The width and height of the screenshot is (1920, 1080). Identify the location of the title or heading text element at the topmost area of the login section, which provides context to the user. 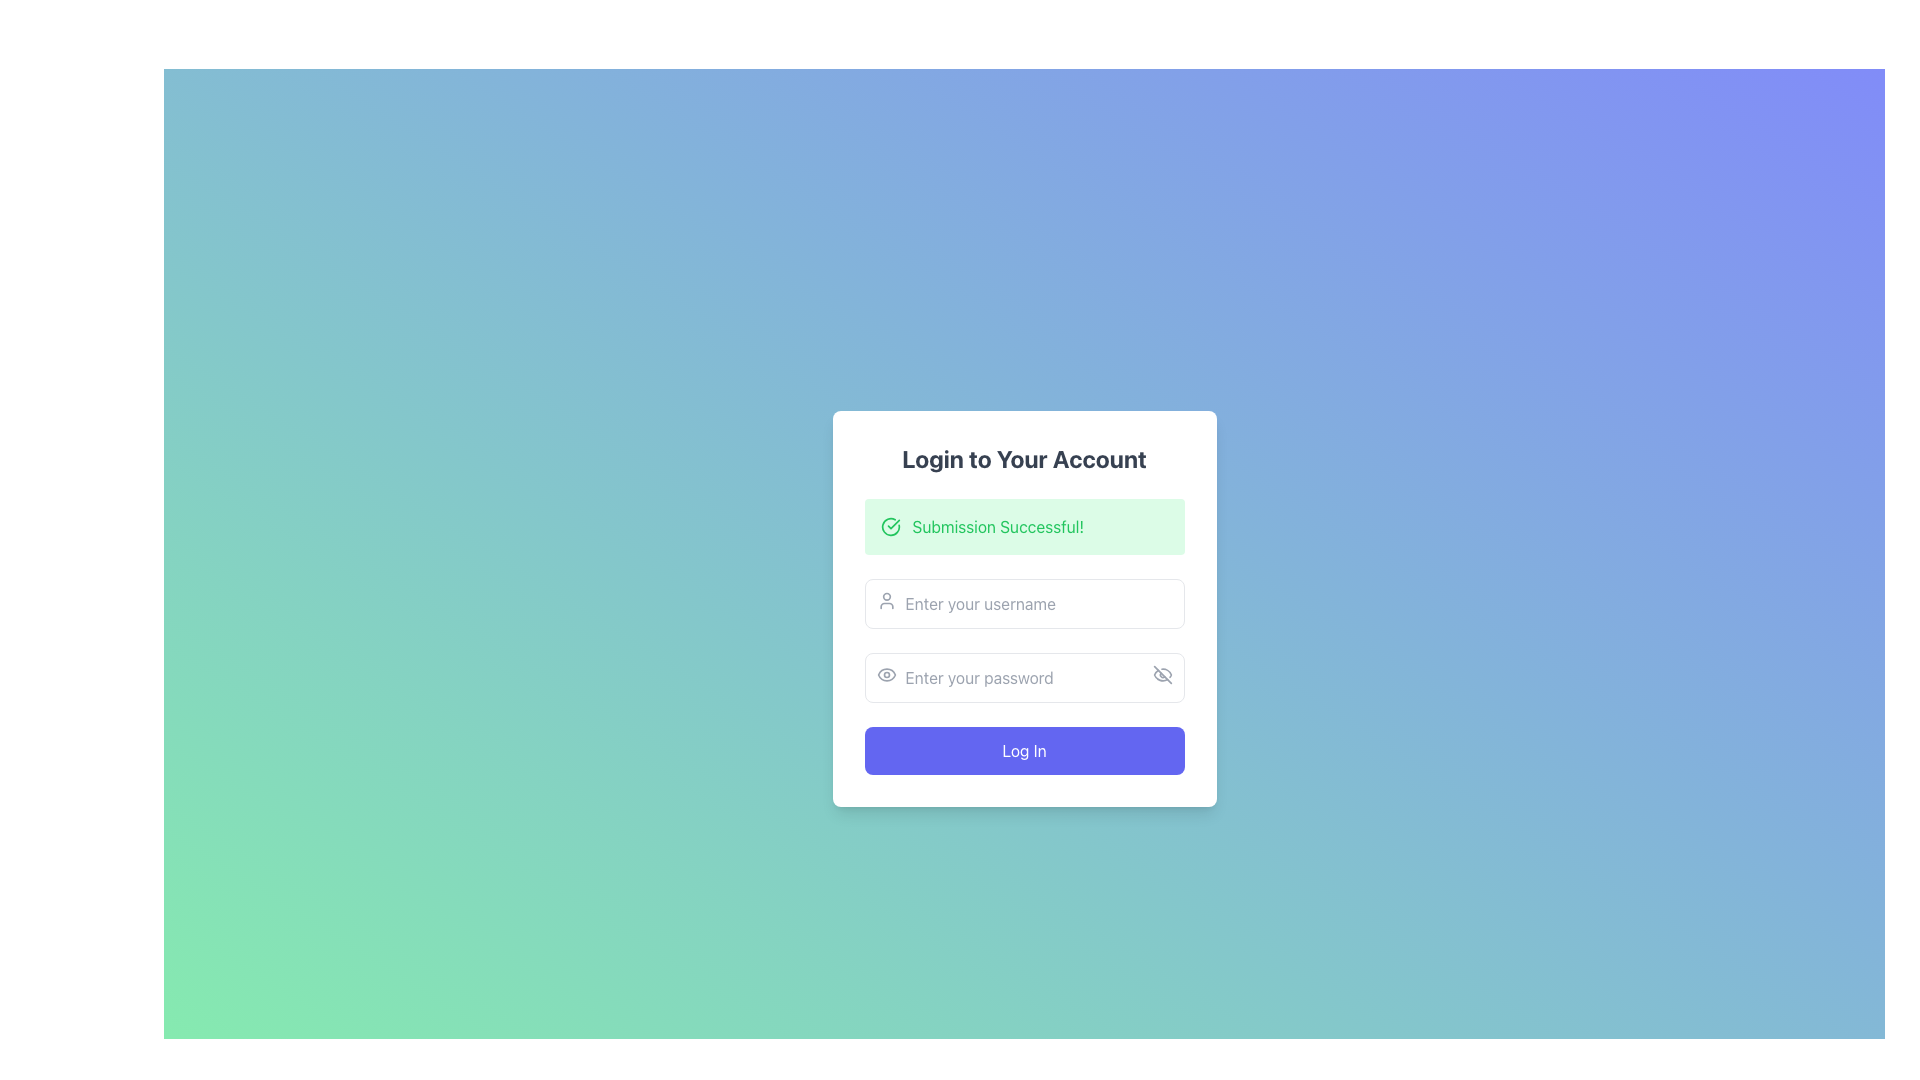
(1024, 459).